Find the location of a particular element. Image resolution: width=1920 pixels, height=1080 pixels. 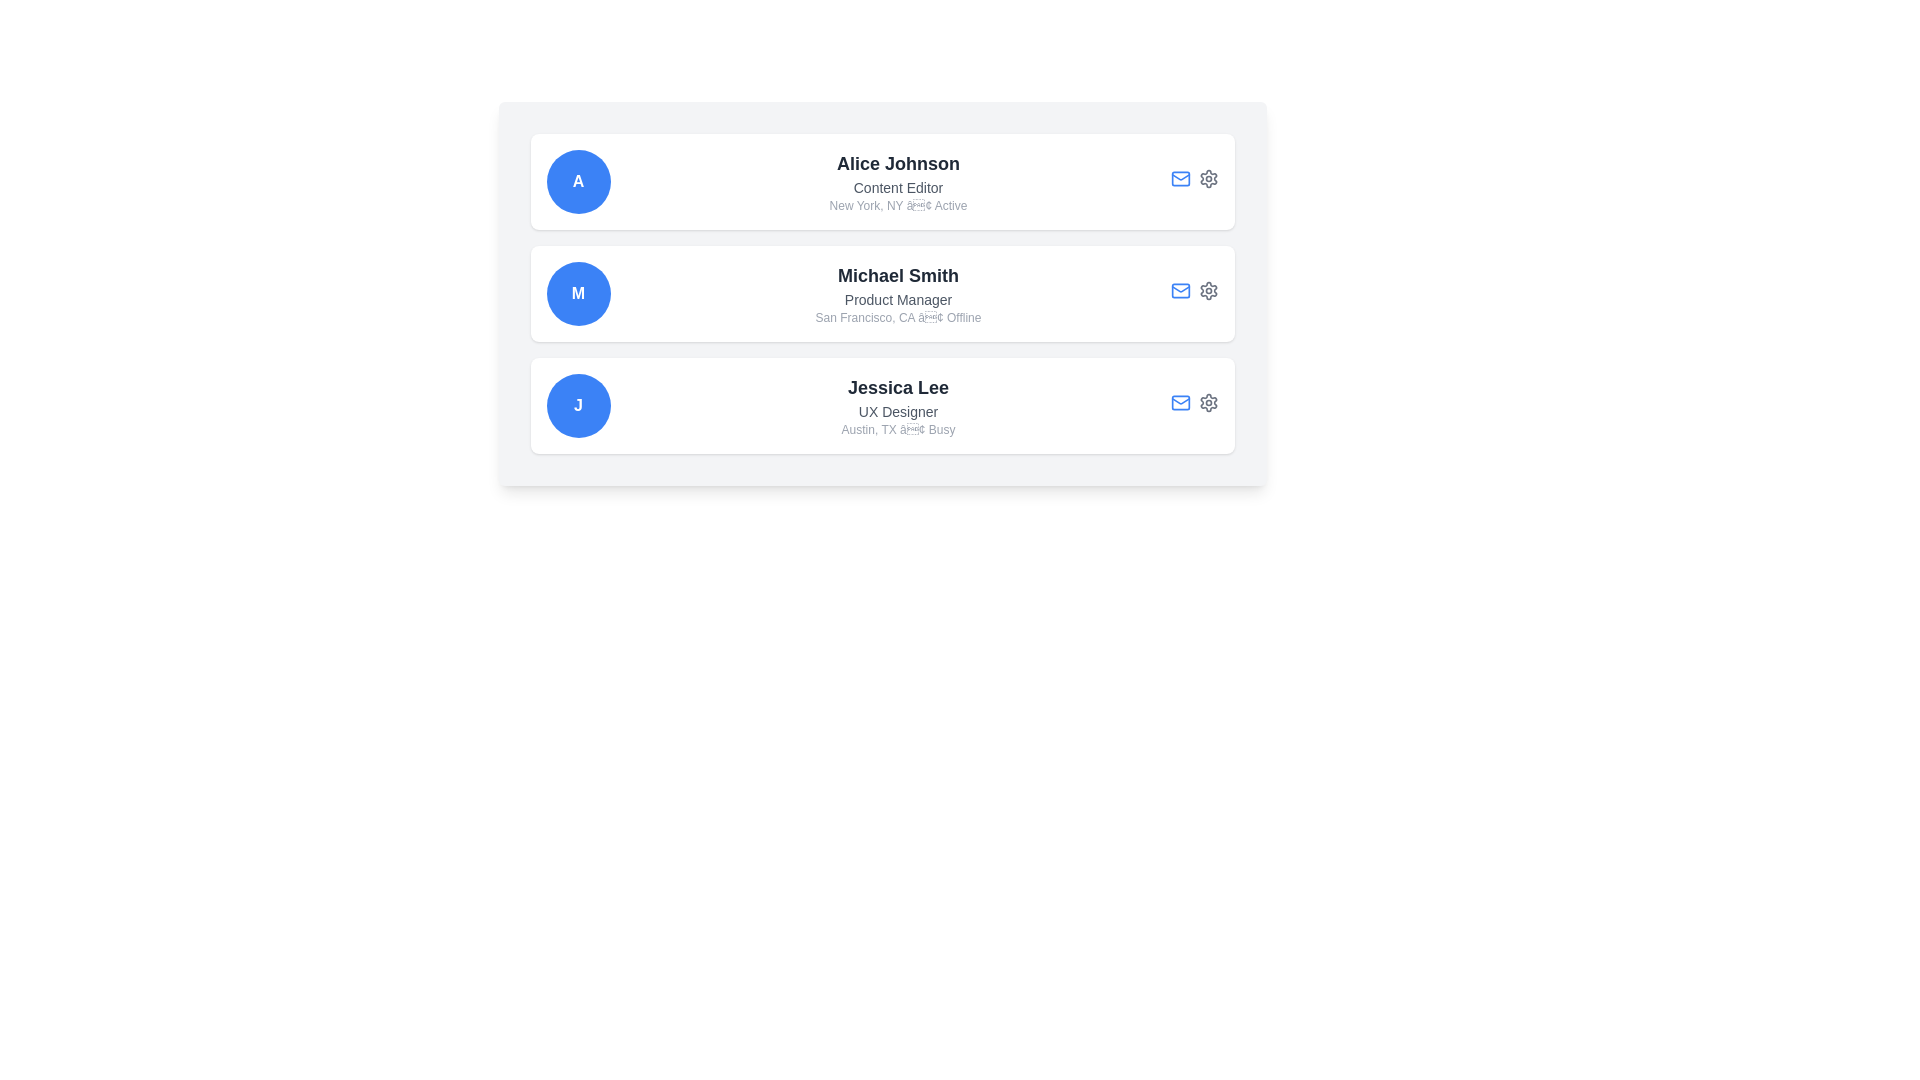

the text label displaying 'San Francisco, CA • Offline', which is styled in a small-sized font and light gray color, positioned under 'Michael Smith' and 'Product Manager' is located at coordinates (897, 316).